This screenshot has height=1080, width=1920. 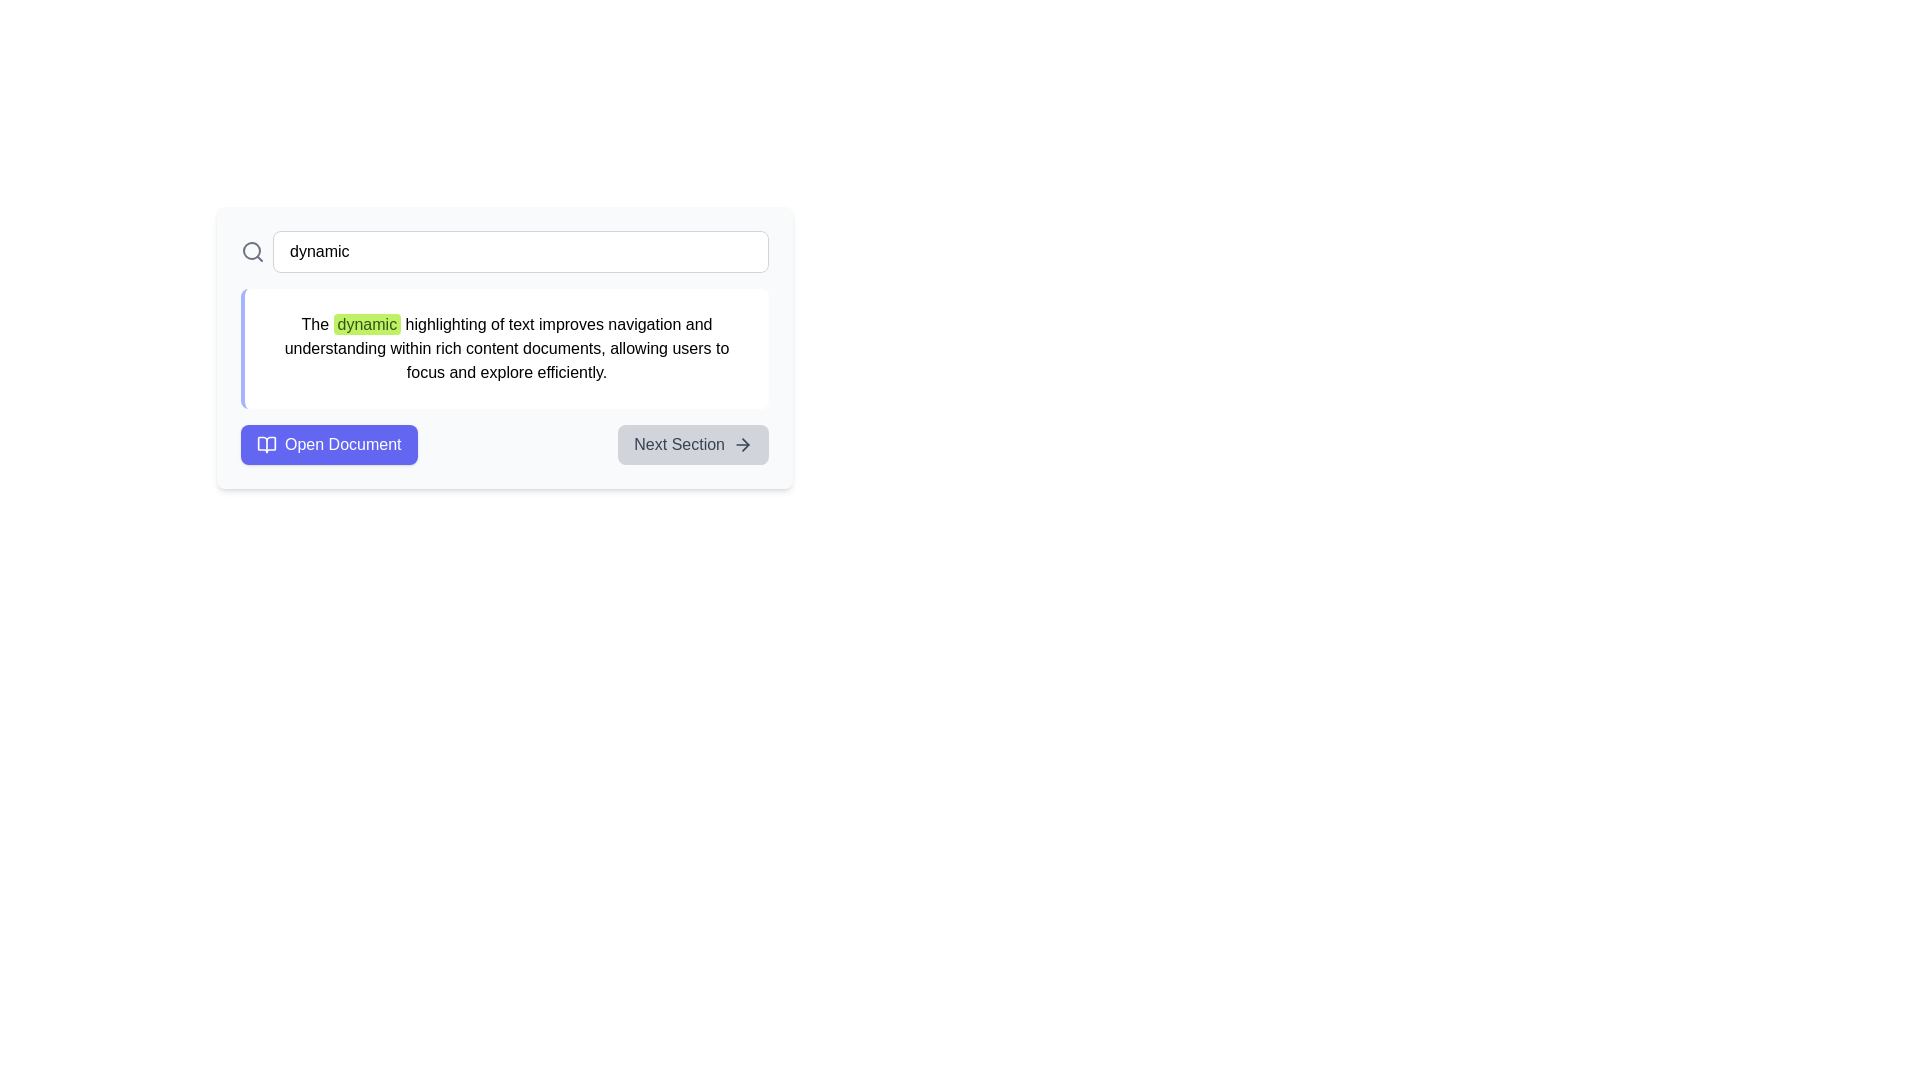 I want to click on the navigation button located to the right of the 'Open Document' button, so click(x=693, y=443).